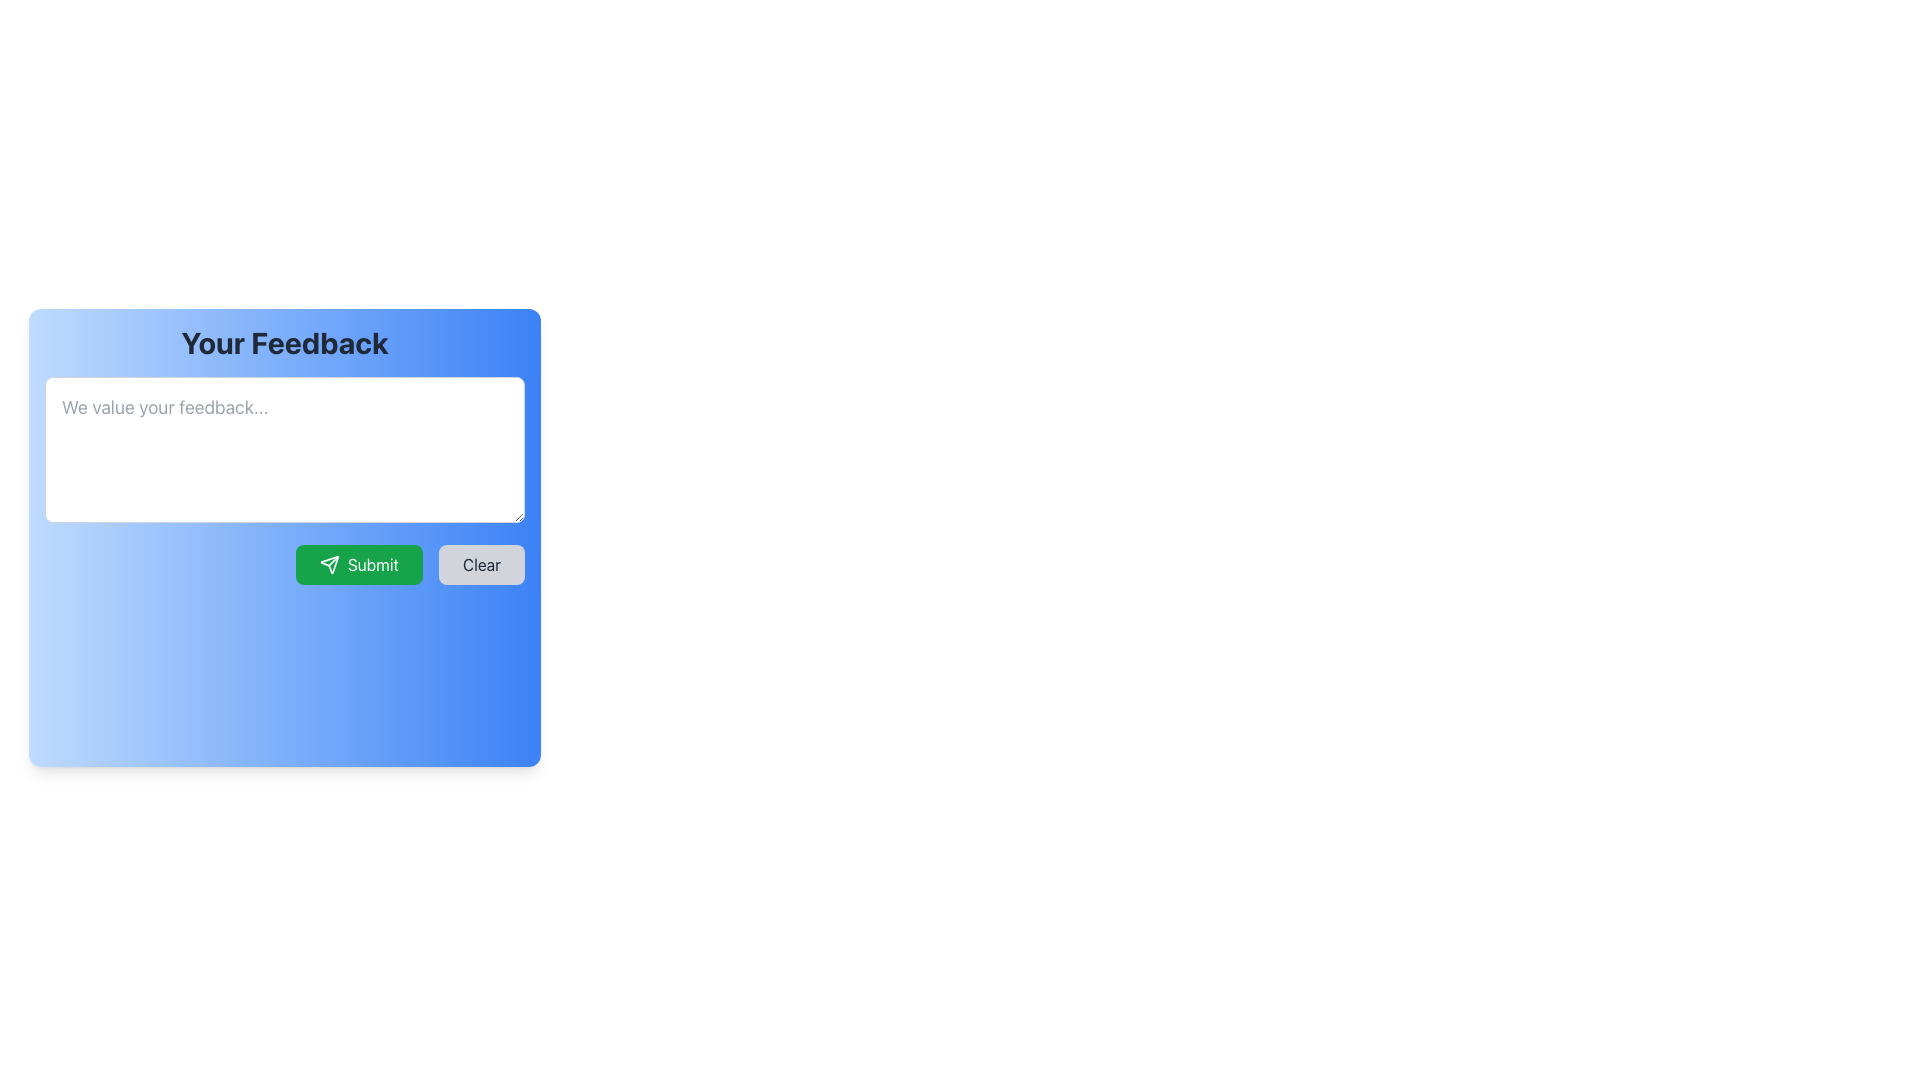 The width and height of the screenshot is (1920, 1080). I want to click on the 'Submit' button which is a green rectangular button with white text, located within a form panel below a text input area, so click(373, 564).